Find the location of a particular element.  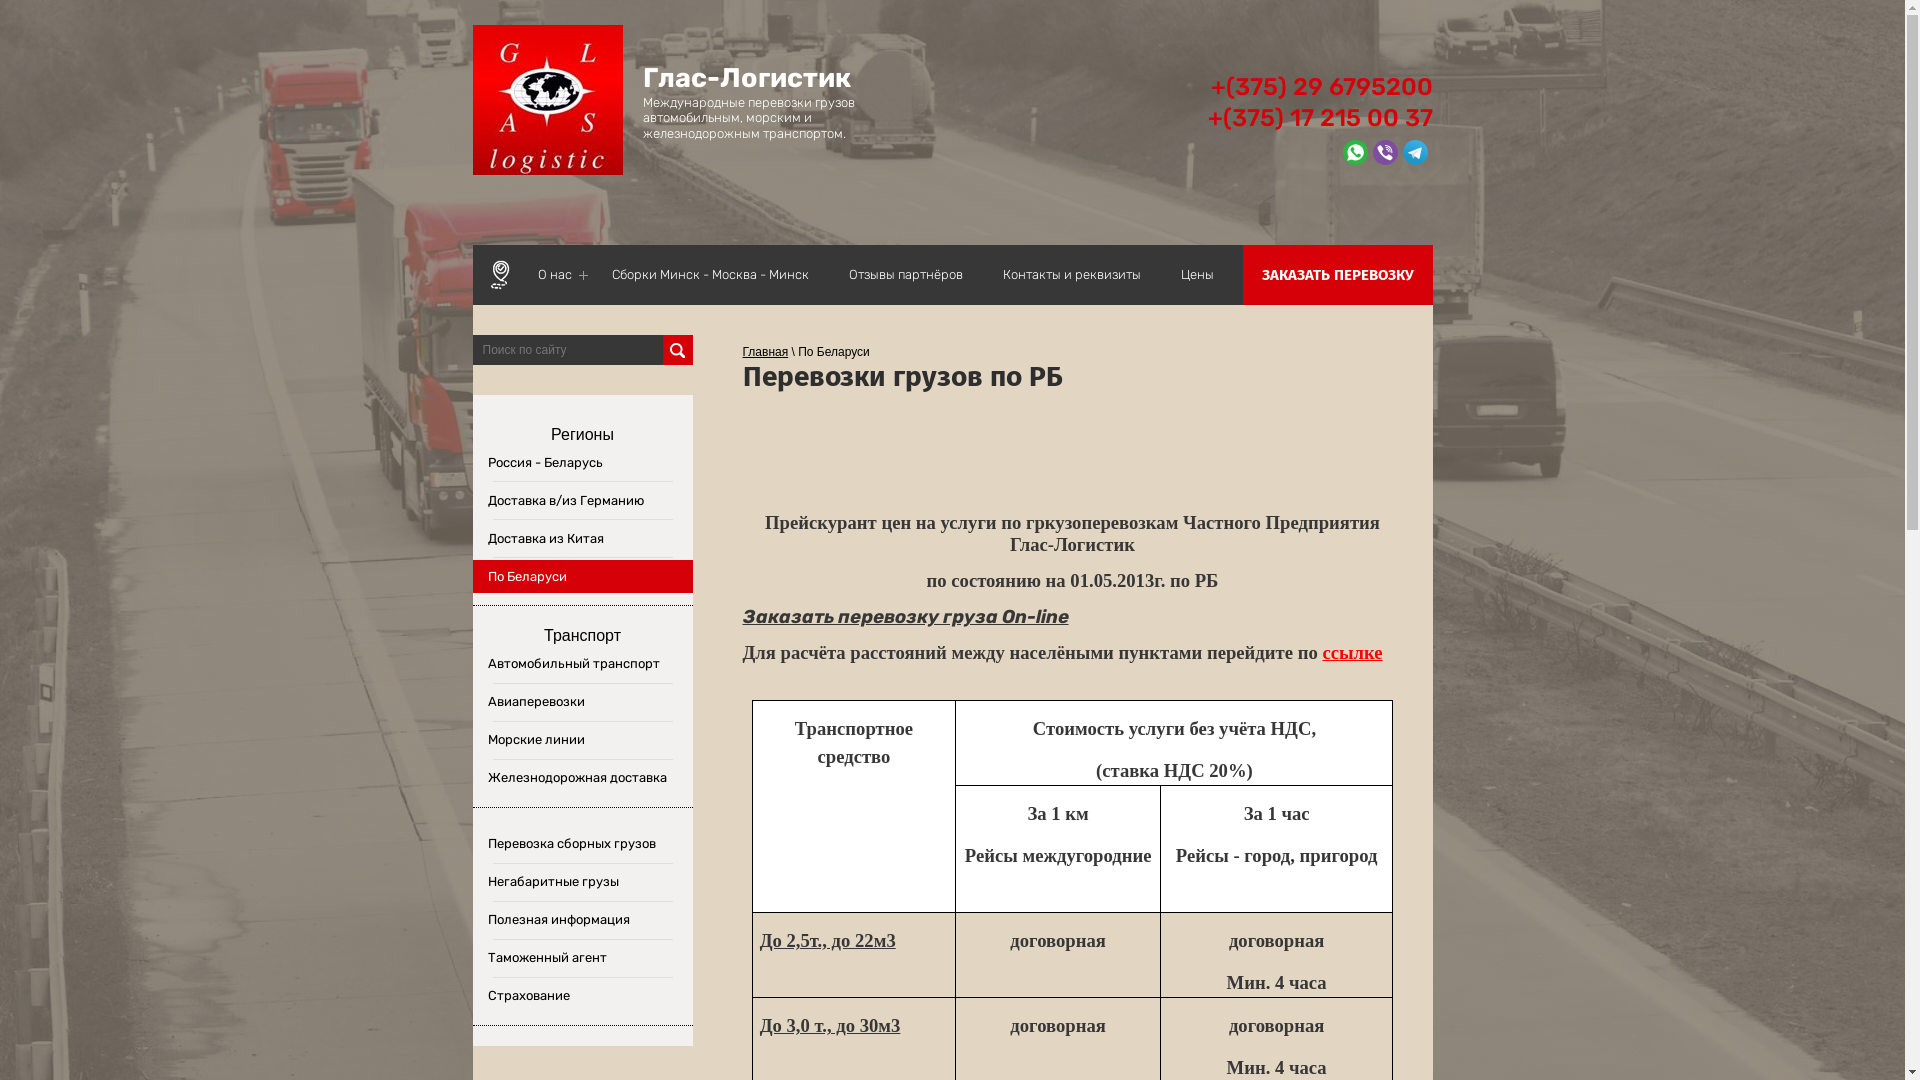

'+(375) 17 215 00 37' is located at coordinates (1207, 118).